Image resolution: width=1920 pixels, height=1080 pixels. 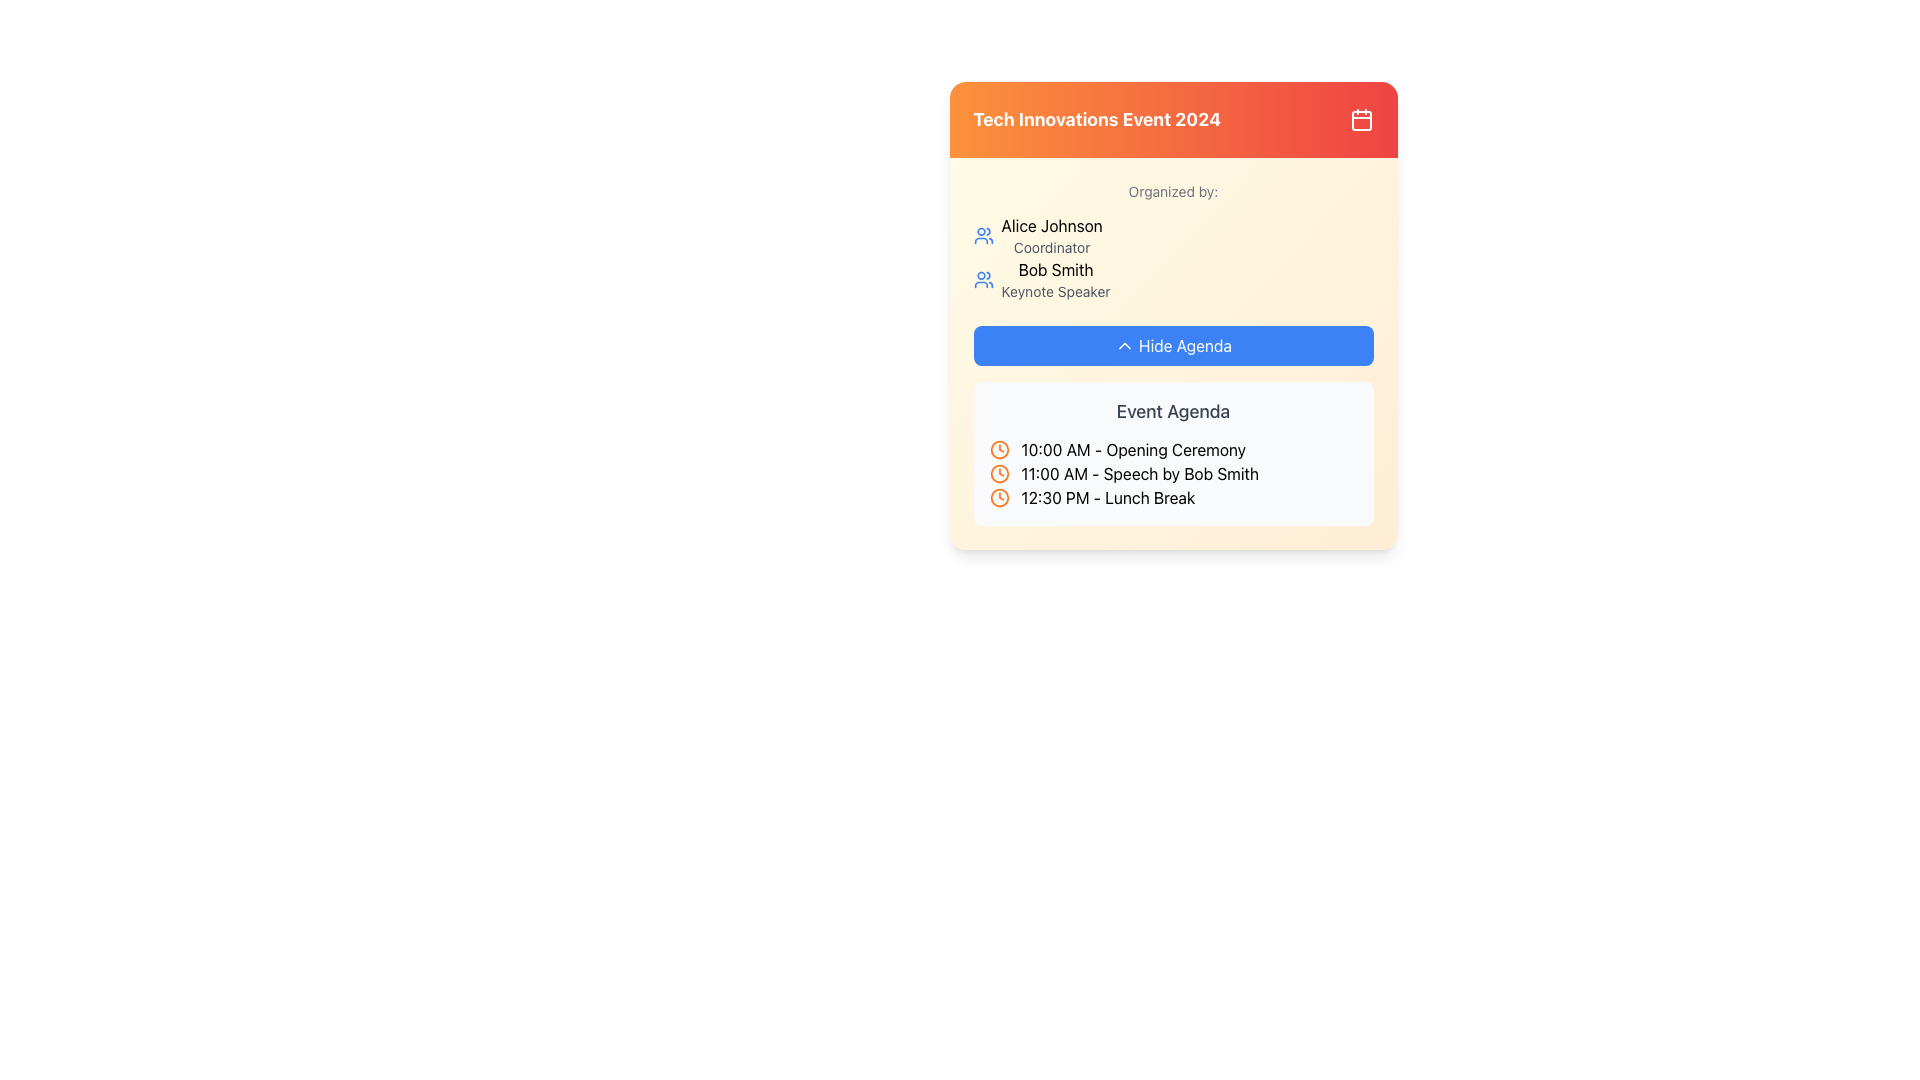 I want to click on the second list item under the 'Event Agenda' section, which features an orange clock icon and the text '11:00 AM - Speech by Bob Smith', to interact with the event information, so click(x=1173, y=474).